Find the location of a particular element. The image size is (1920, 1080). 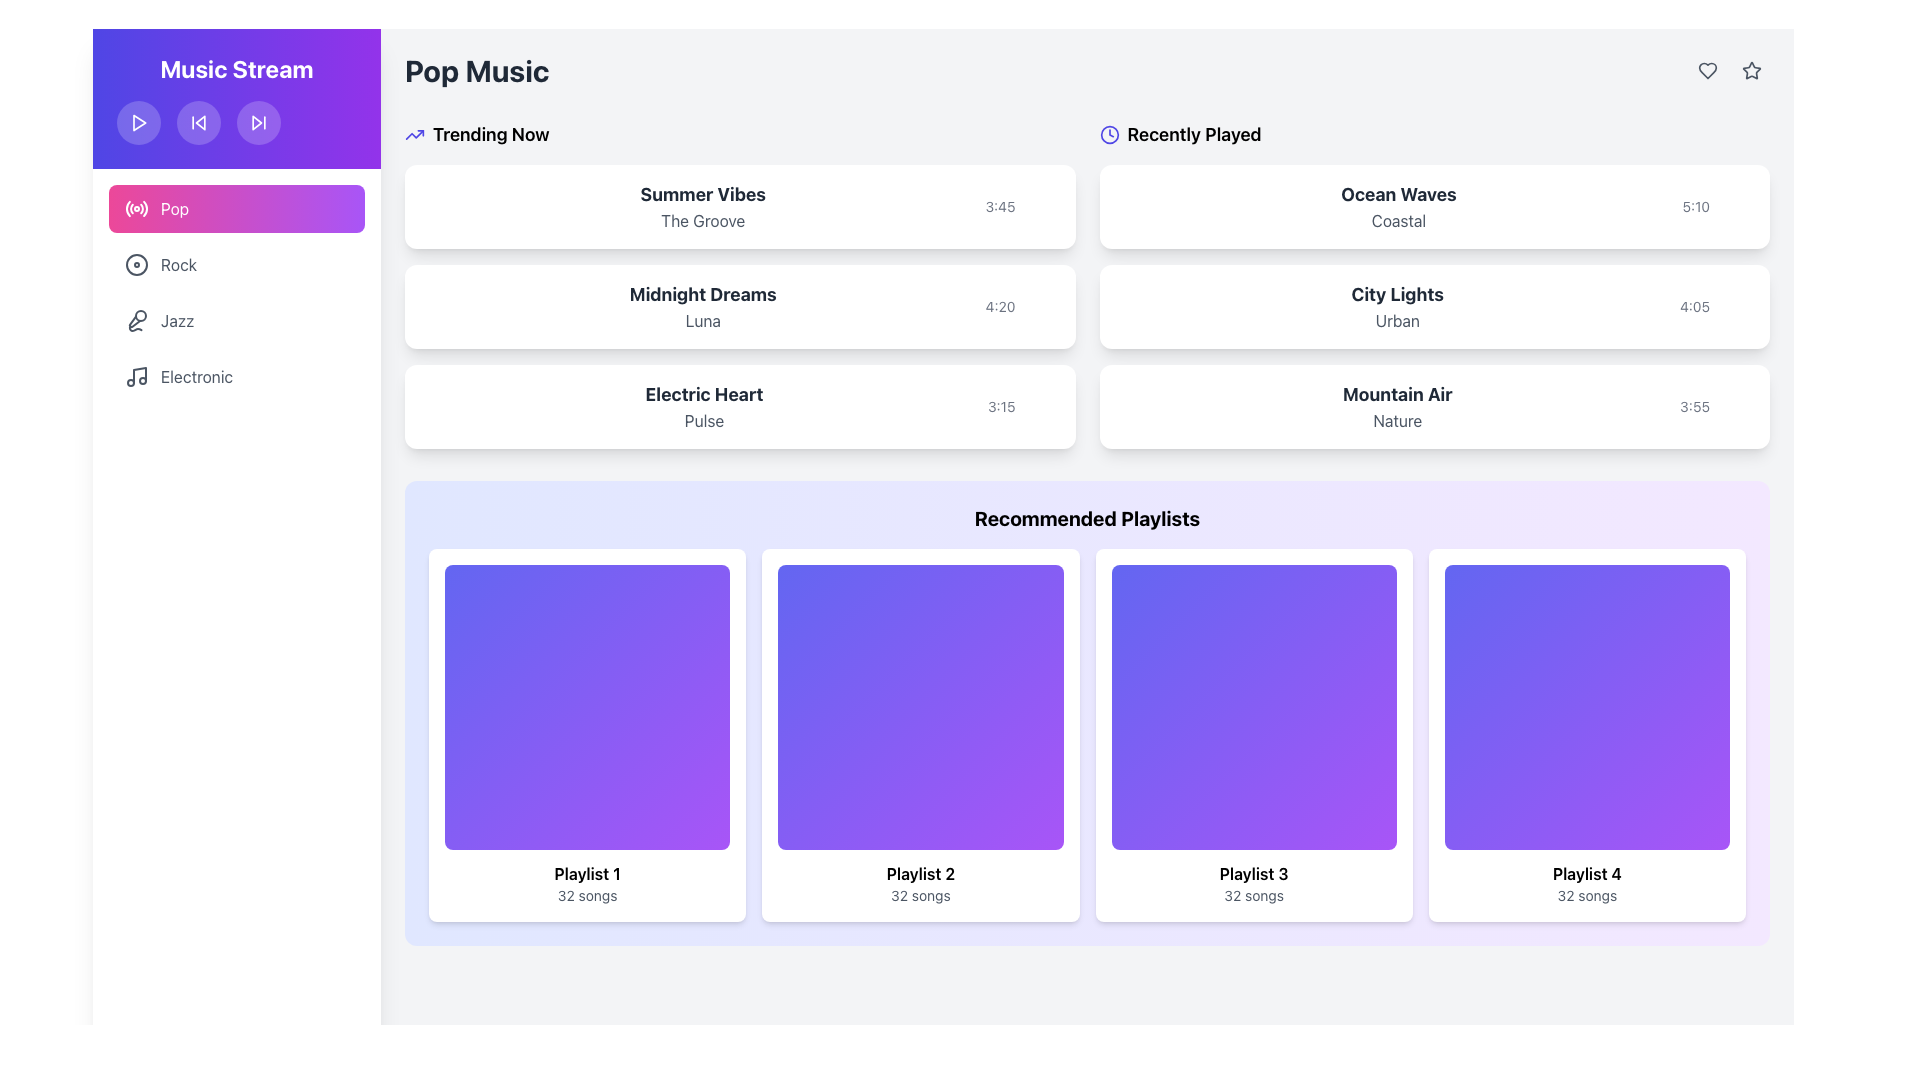

the text label UI component that serves as a title for recently played media, emphasizing its importance and positioned to the right of a clock icon is located at coordinates (1194, 135).